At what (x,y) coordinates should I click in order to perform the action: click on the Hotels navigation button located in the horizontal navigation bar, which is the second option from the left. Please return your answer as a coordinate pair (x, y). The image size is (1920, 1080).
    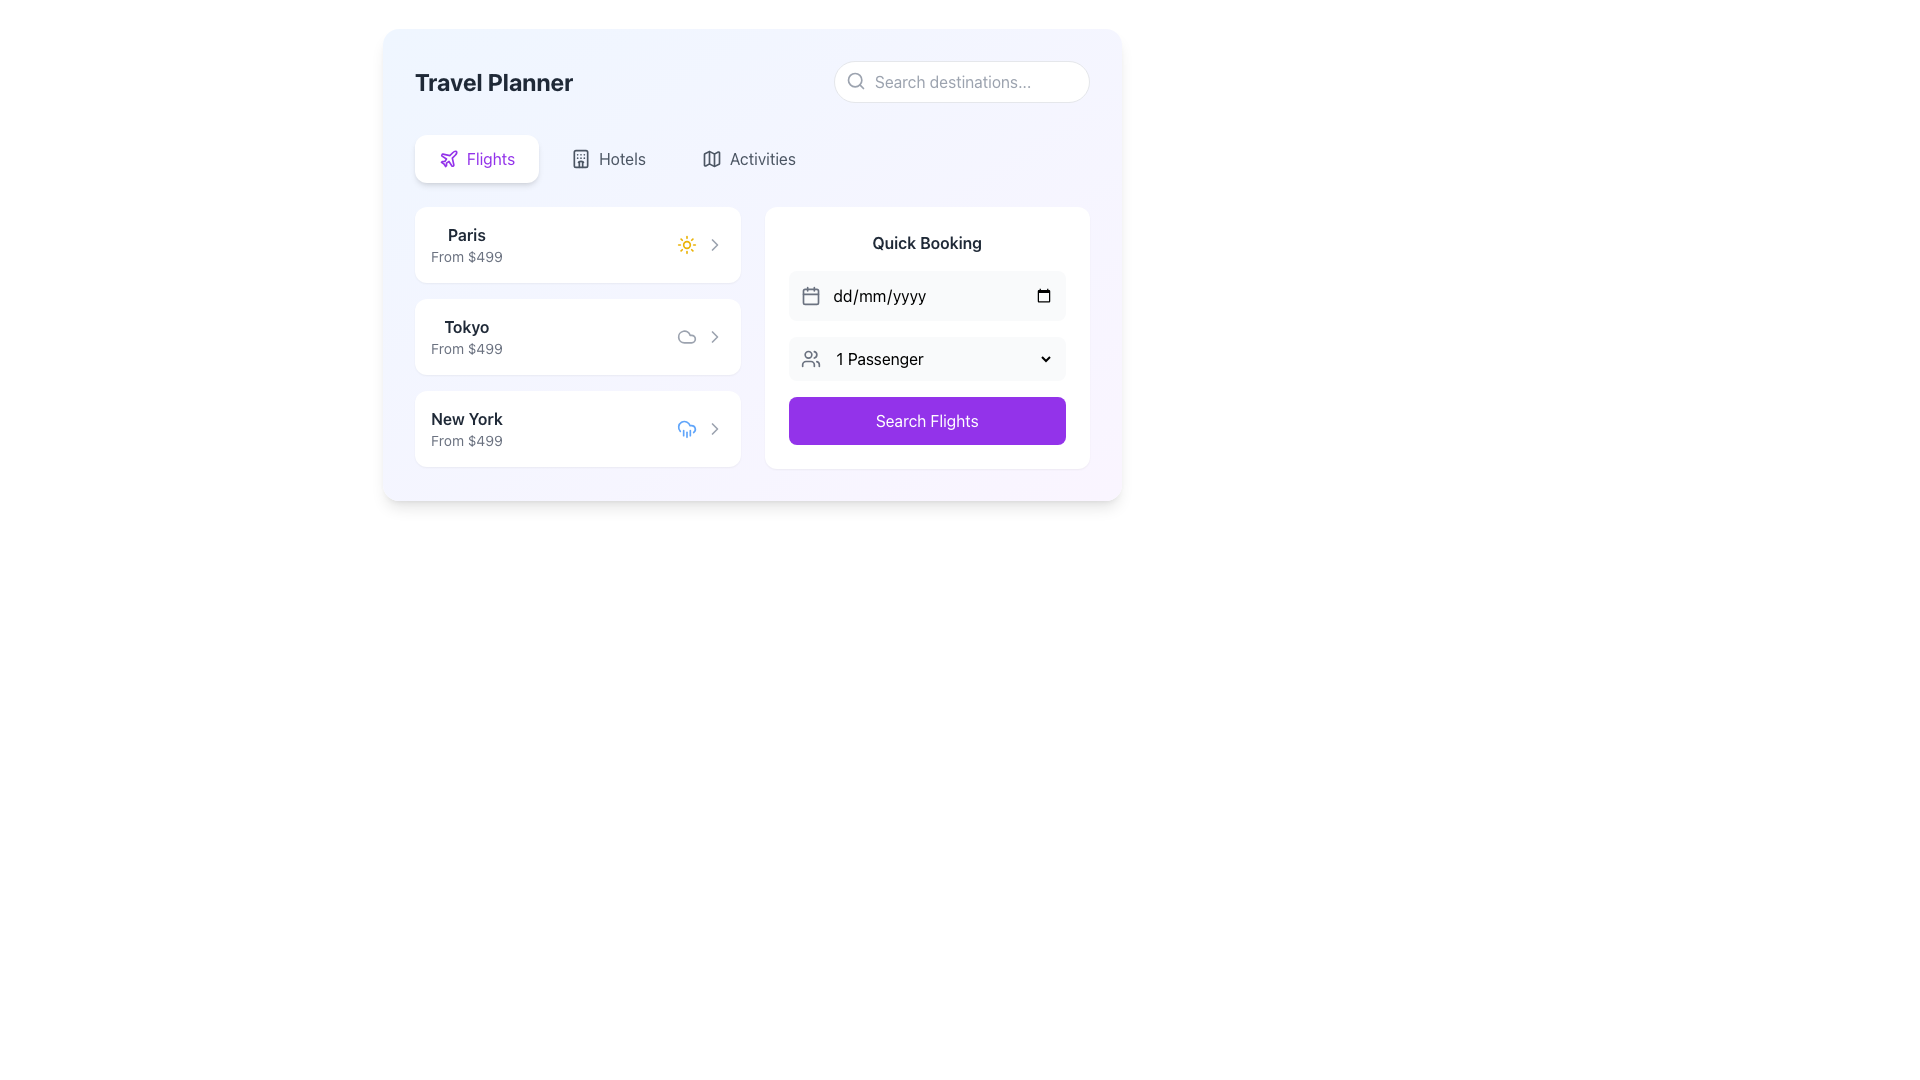
    Looking at the image, I should click on (607, 157).